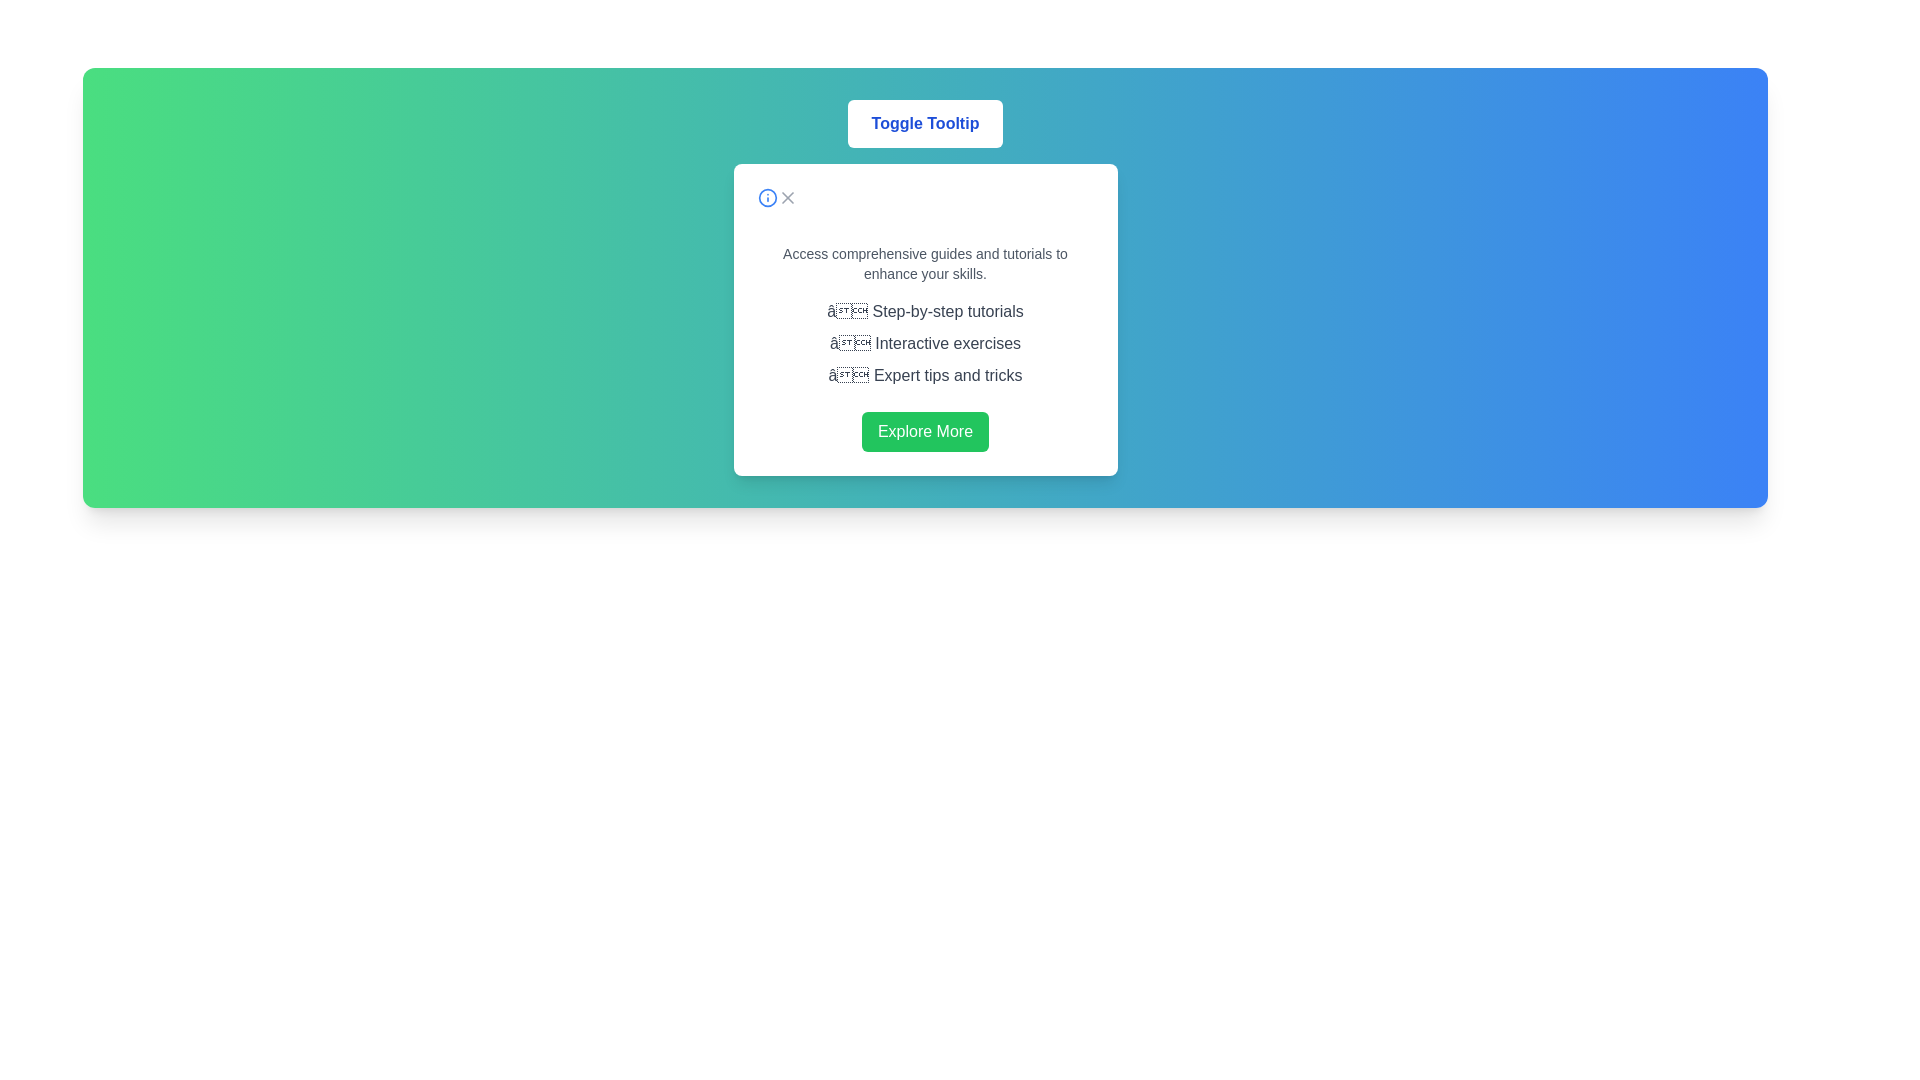 The image size is (1920, 1080). What do you see at coordinates (924, 342) in the screenshot?
I see `the second bullet point in the white pop-up card that emphasizes the availability of interactive exercises, positioned between '✔ Step-by-step tutorials' and '✔ Expert tips and tricks'` at bounding box center [924, 342].